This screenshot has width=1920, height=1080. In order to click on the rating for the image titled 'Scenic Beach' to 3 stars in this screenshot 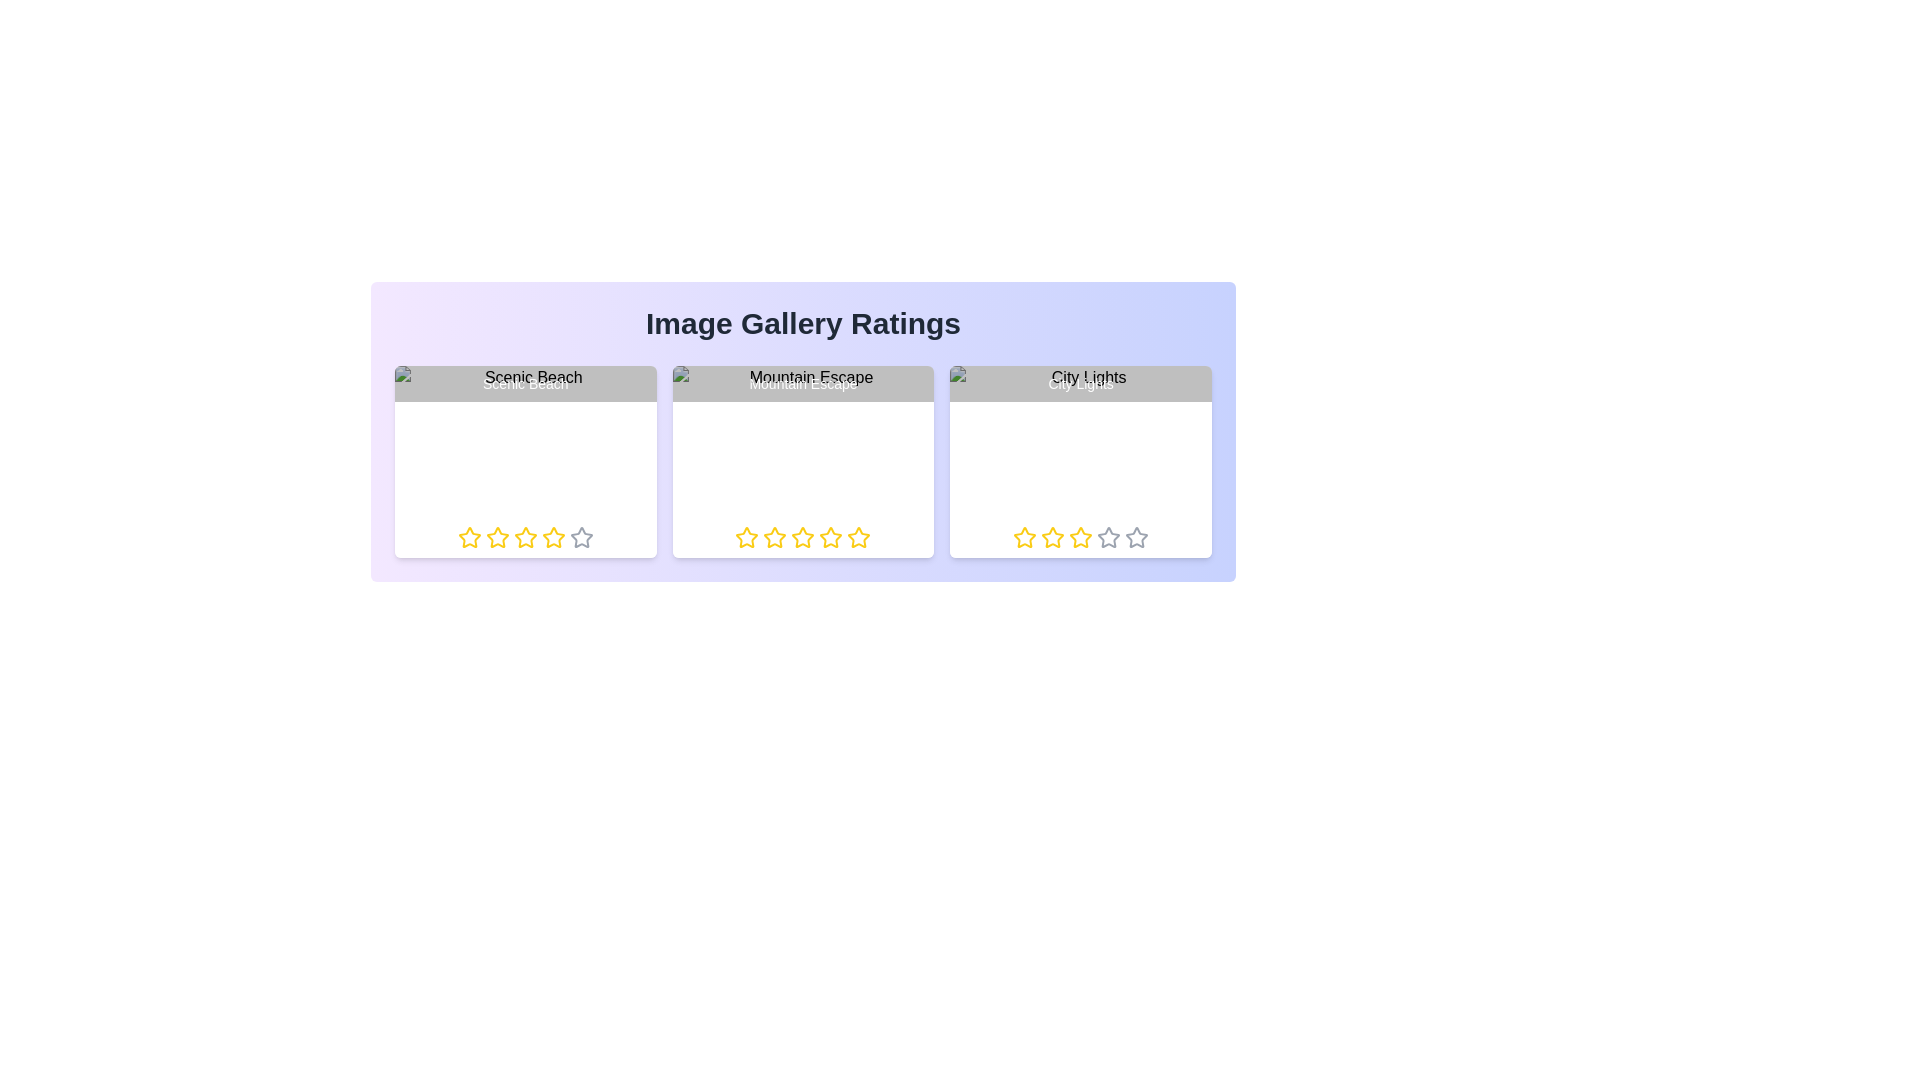, I will do `click(513, 536)`.